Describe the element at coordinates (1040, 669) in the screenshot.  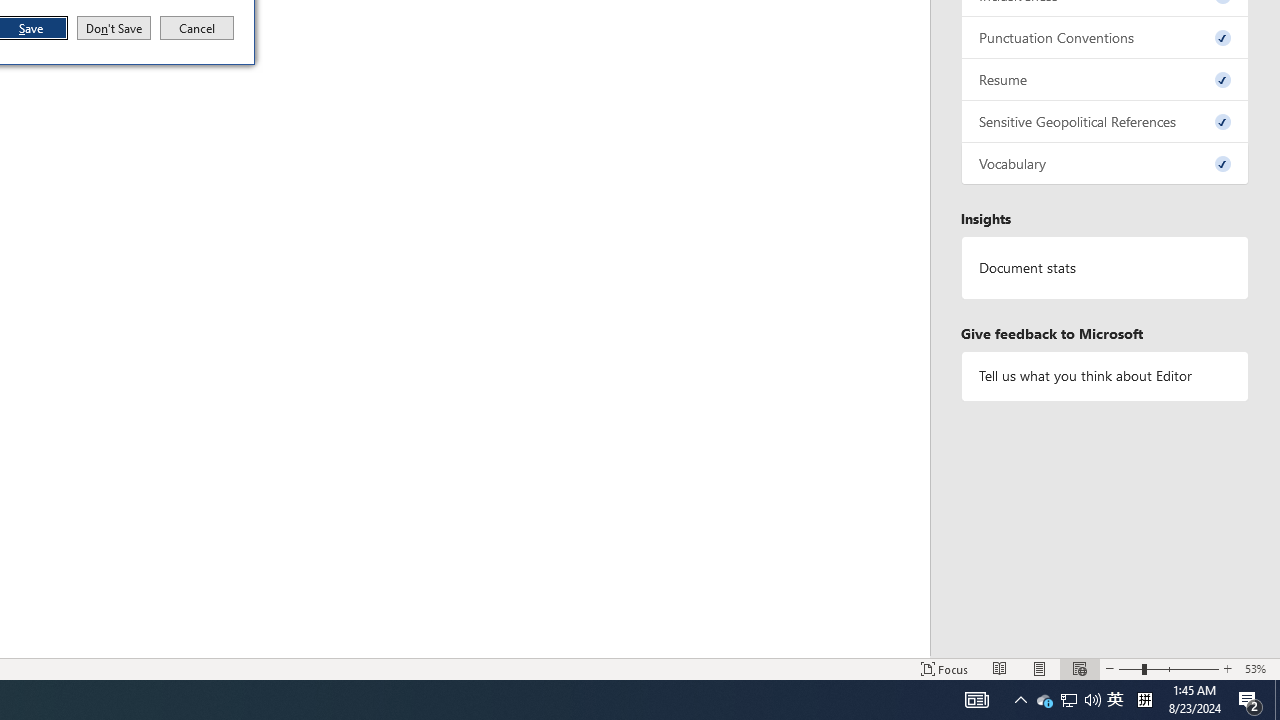
I see `'Notification Chevron'` at that location.